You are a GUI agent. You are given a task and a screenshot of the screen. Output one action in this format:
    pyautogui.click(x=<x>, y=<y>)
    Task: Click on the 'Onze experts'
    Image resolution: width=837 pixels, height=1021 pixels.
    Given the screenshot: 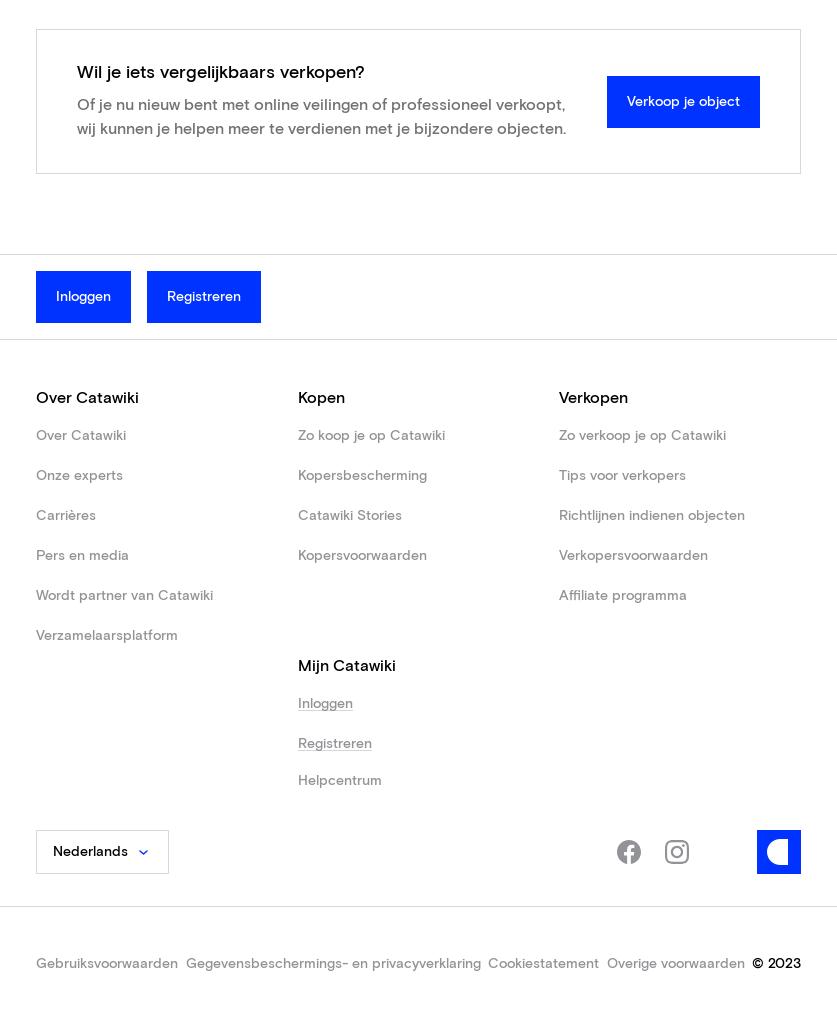 What is the action you would take?
    pyautogui.click(x=79, y=474)
    